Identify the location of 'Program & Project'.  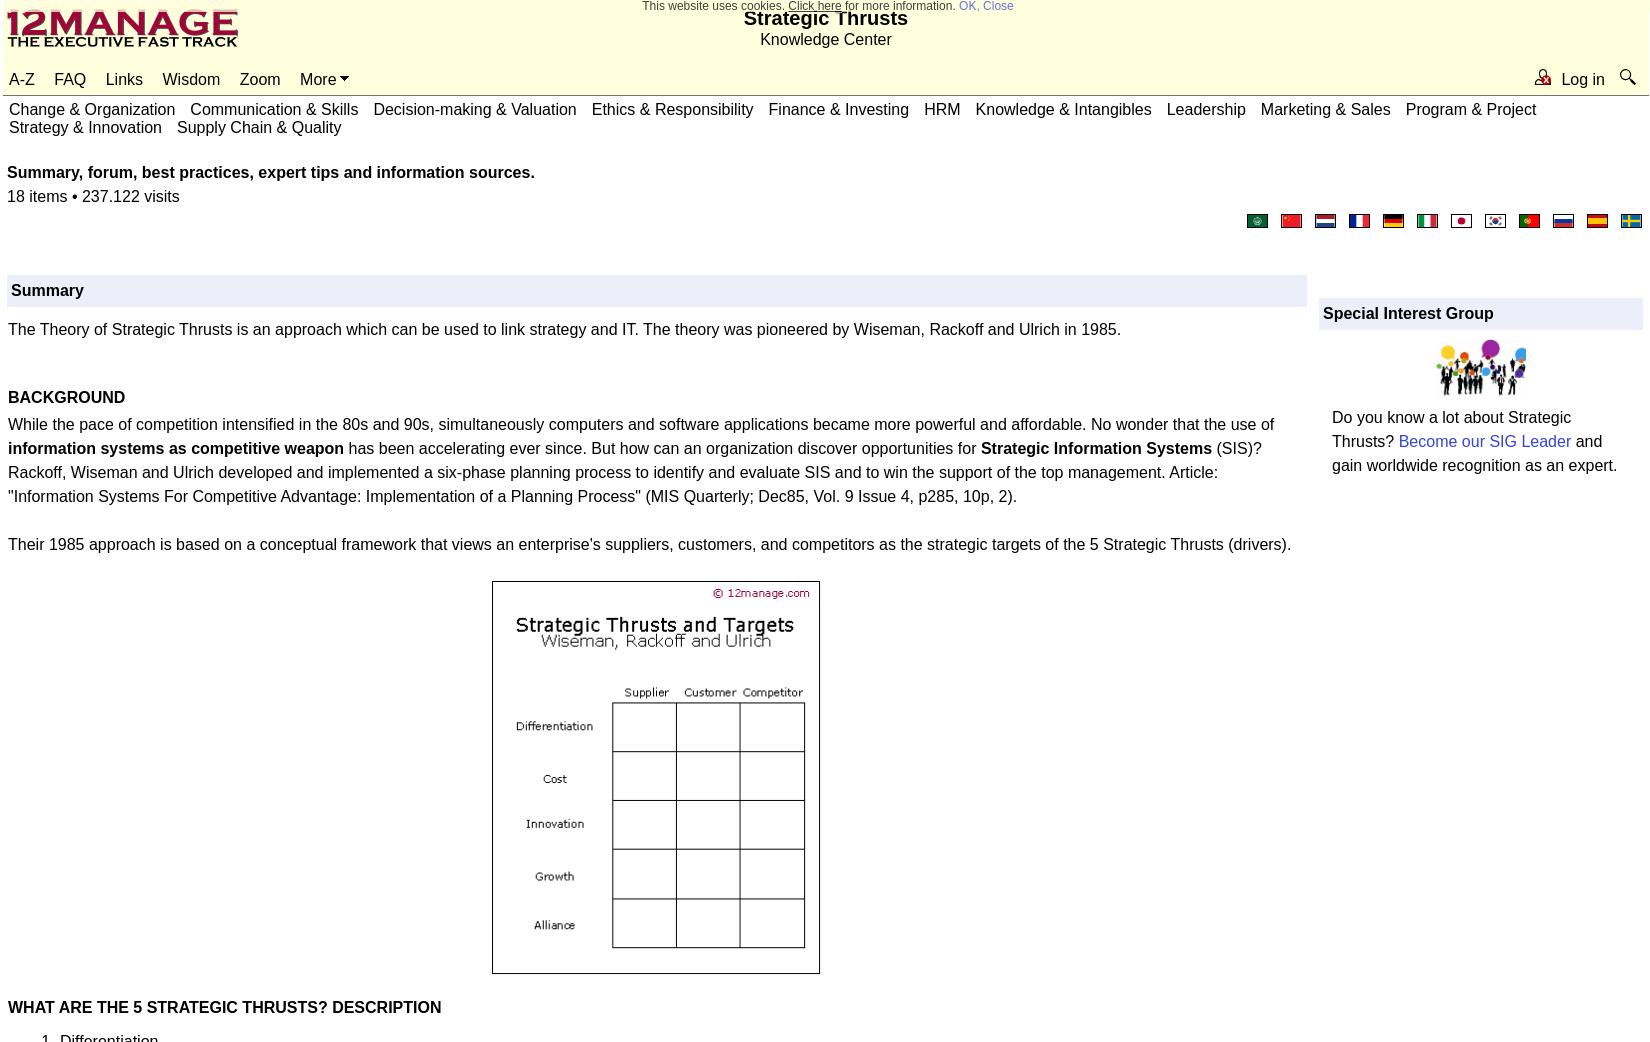
(1469, 109).